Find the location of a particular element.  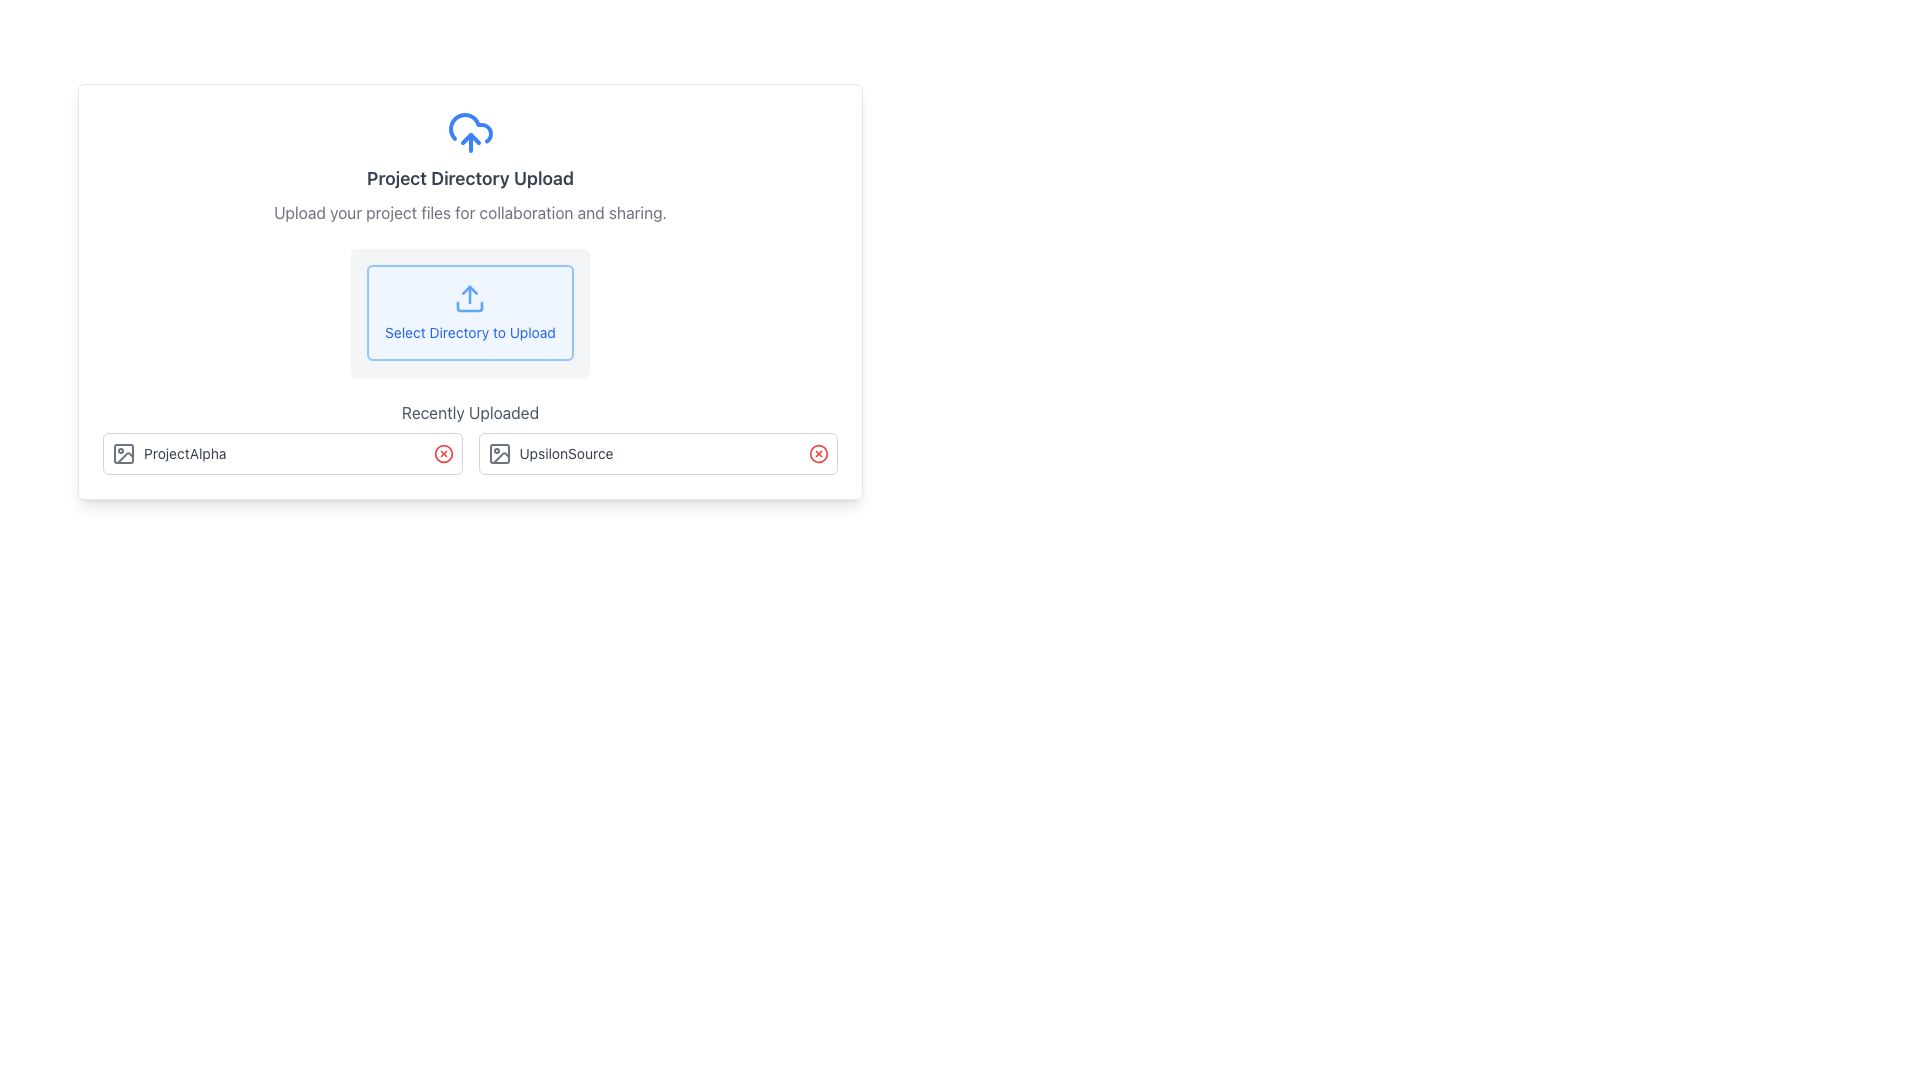

informational text that says 'Upload your project files for collaboration and sharing.' located just below the section title 'Project Directory Upload' and above the 'Select Directory to Upload' button is located at coordinates (469, 212).